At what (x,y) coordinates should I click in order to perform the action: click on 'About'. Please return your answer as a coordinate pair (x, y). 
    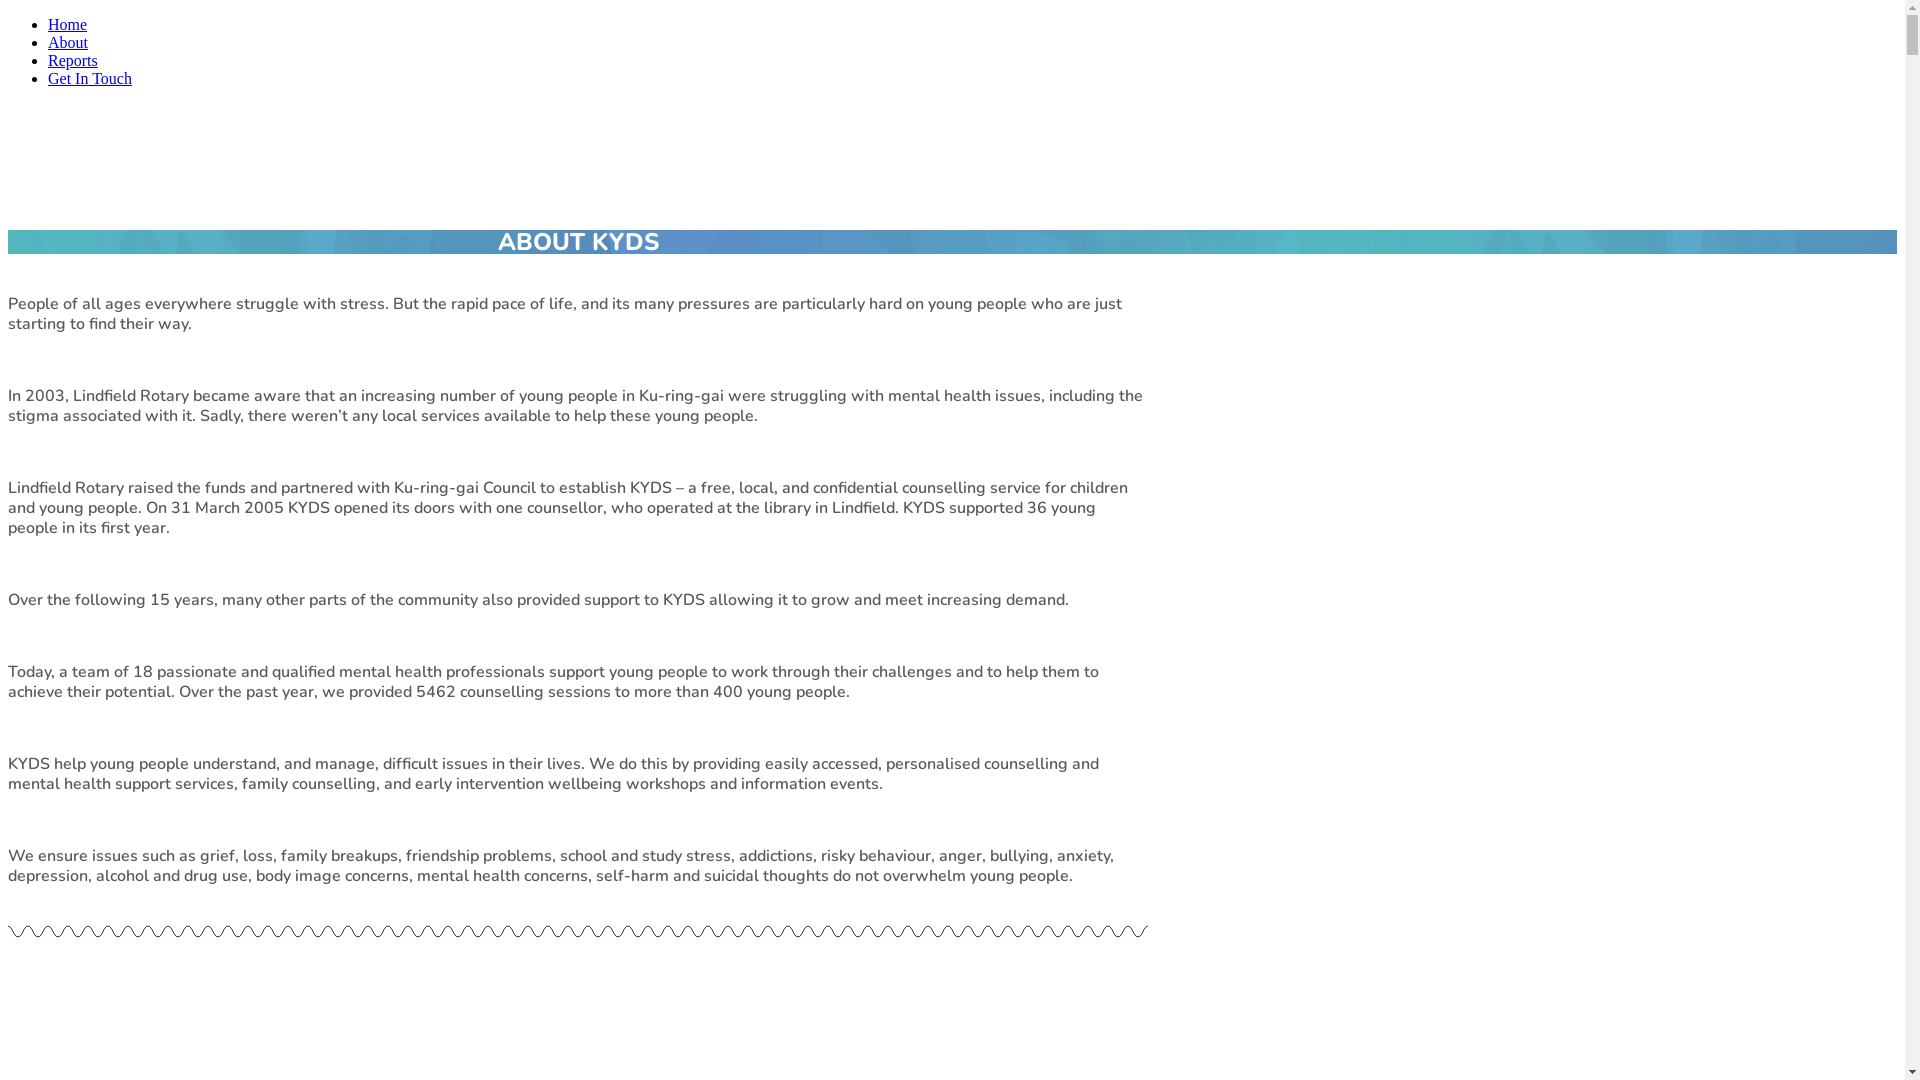
    Looking at the image, I should click on (67, 42).